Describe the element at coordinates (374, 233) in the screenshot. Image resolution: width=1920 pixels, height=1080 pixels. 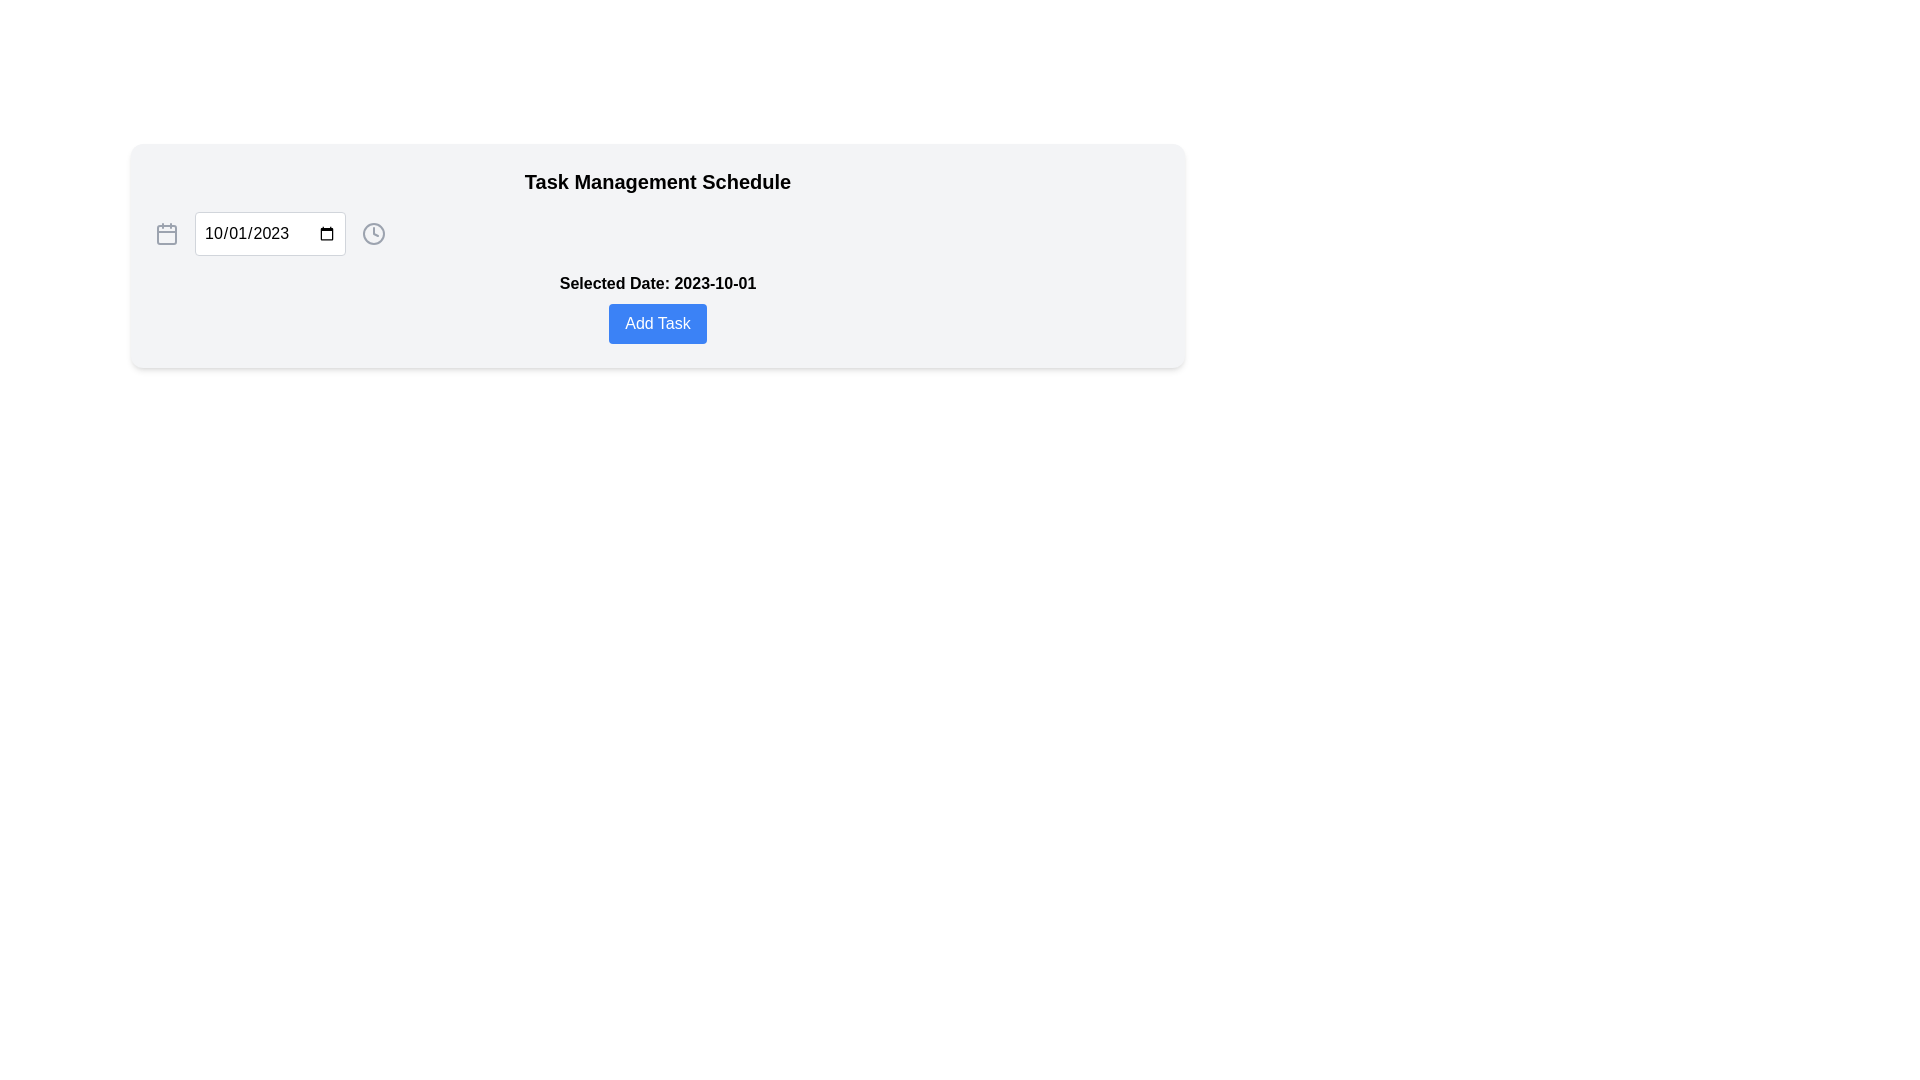
I see `the clock icon located to the immediate right of the date input field, which serves as a time-related interaction element` at that location.